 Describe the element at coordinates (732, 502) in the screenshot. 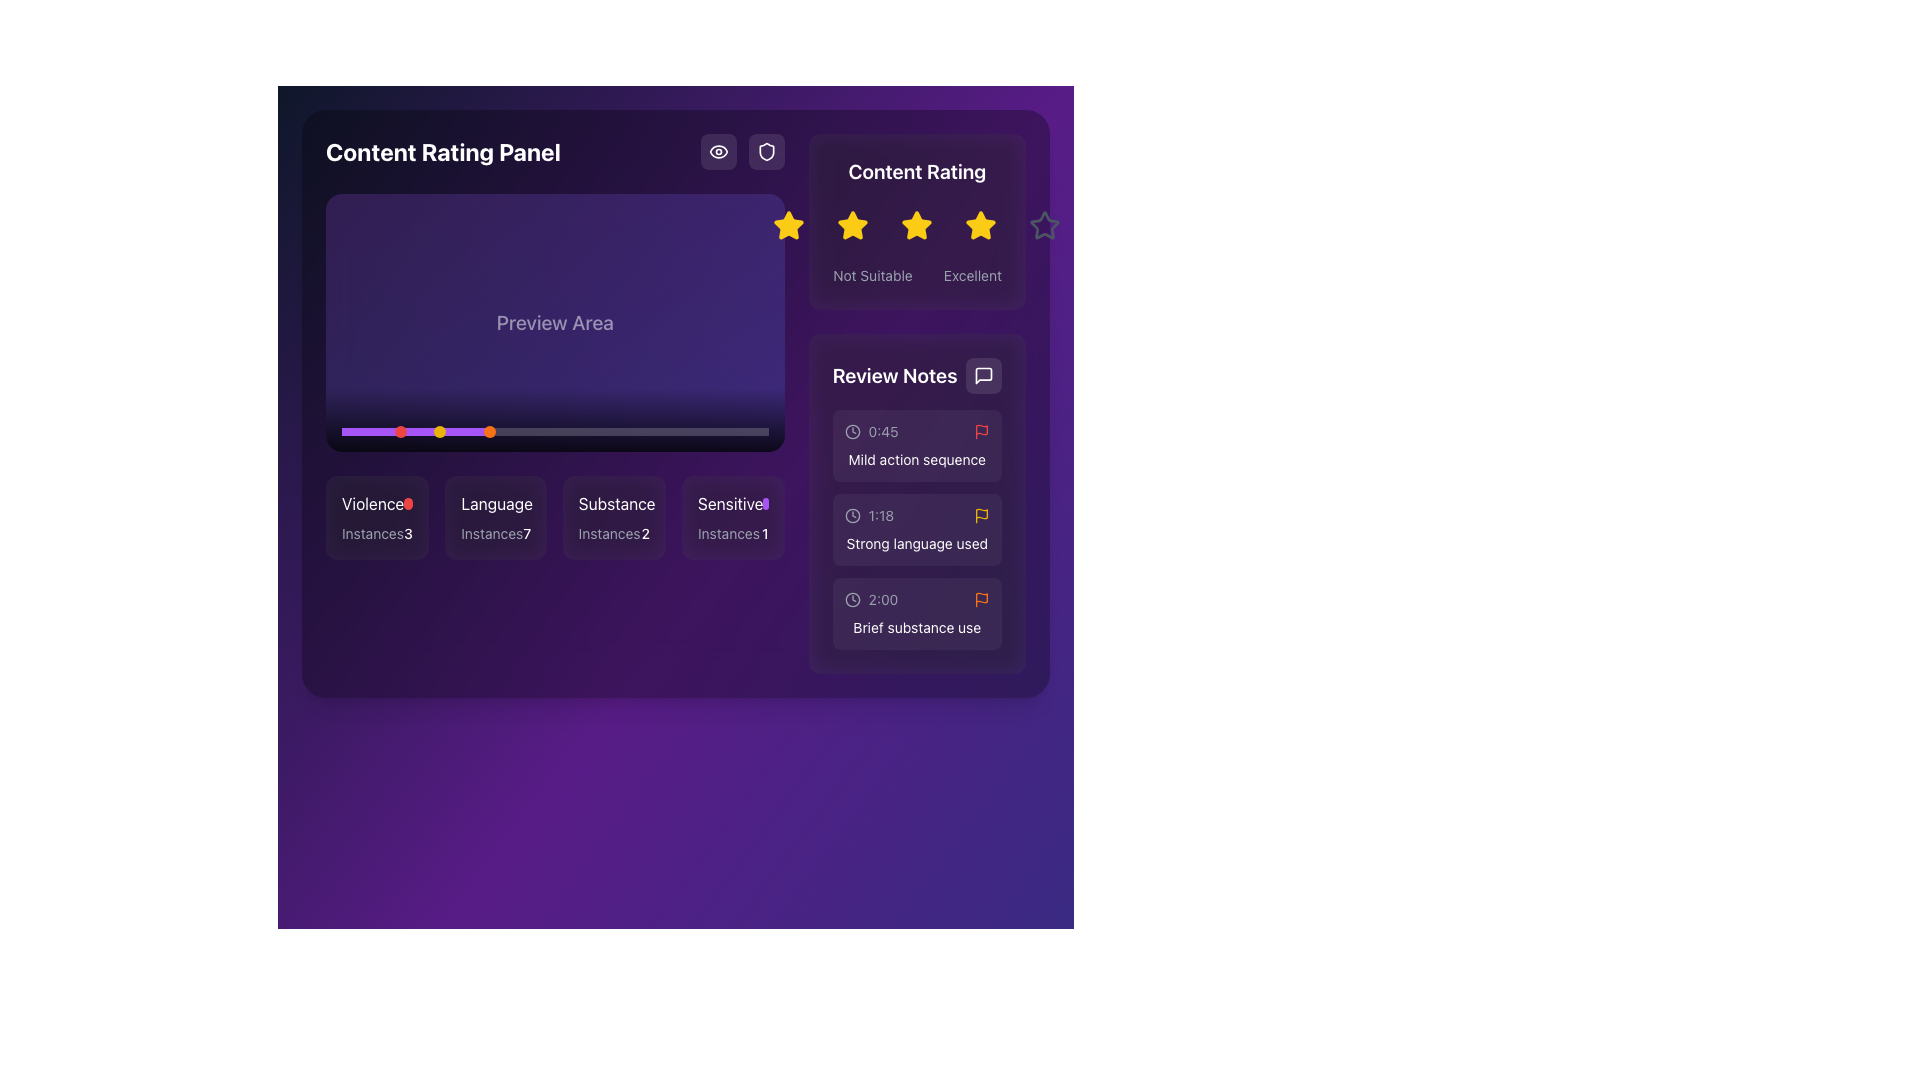

I see `the 'Instances1' label with an indicator icon, which is the fourth item in a row of categorized information tiles about sensitive content` at that location.